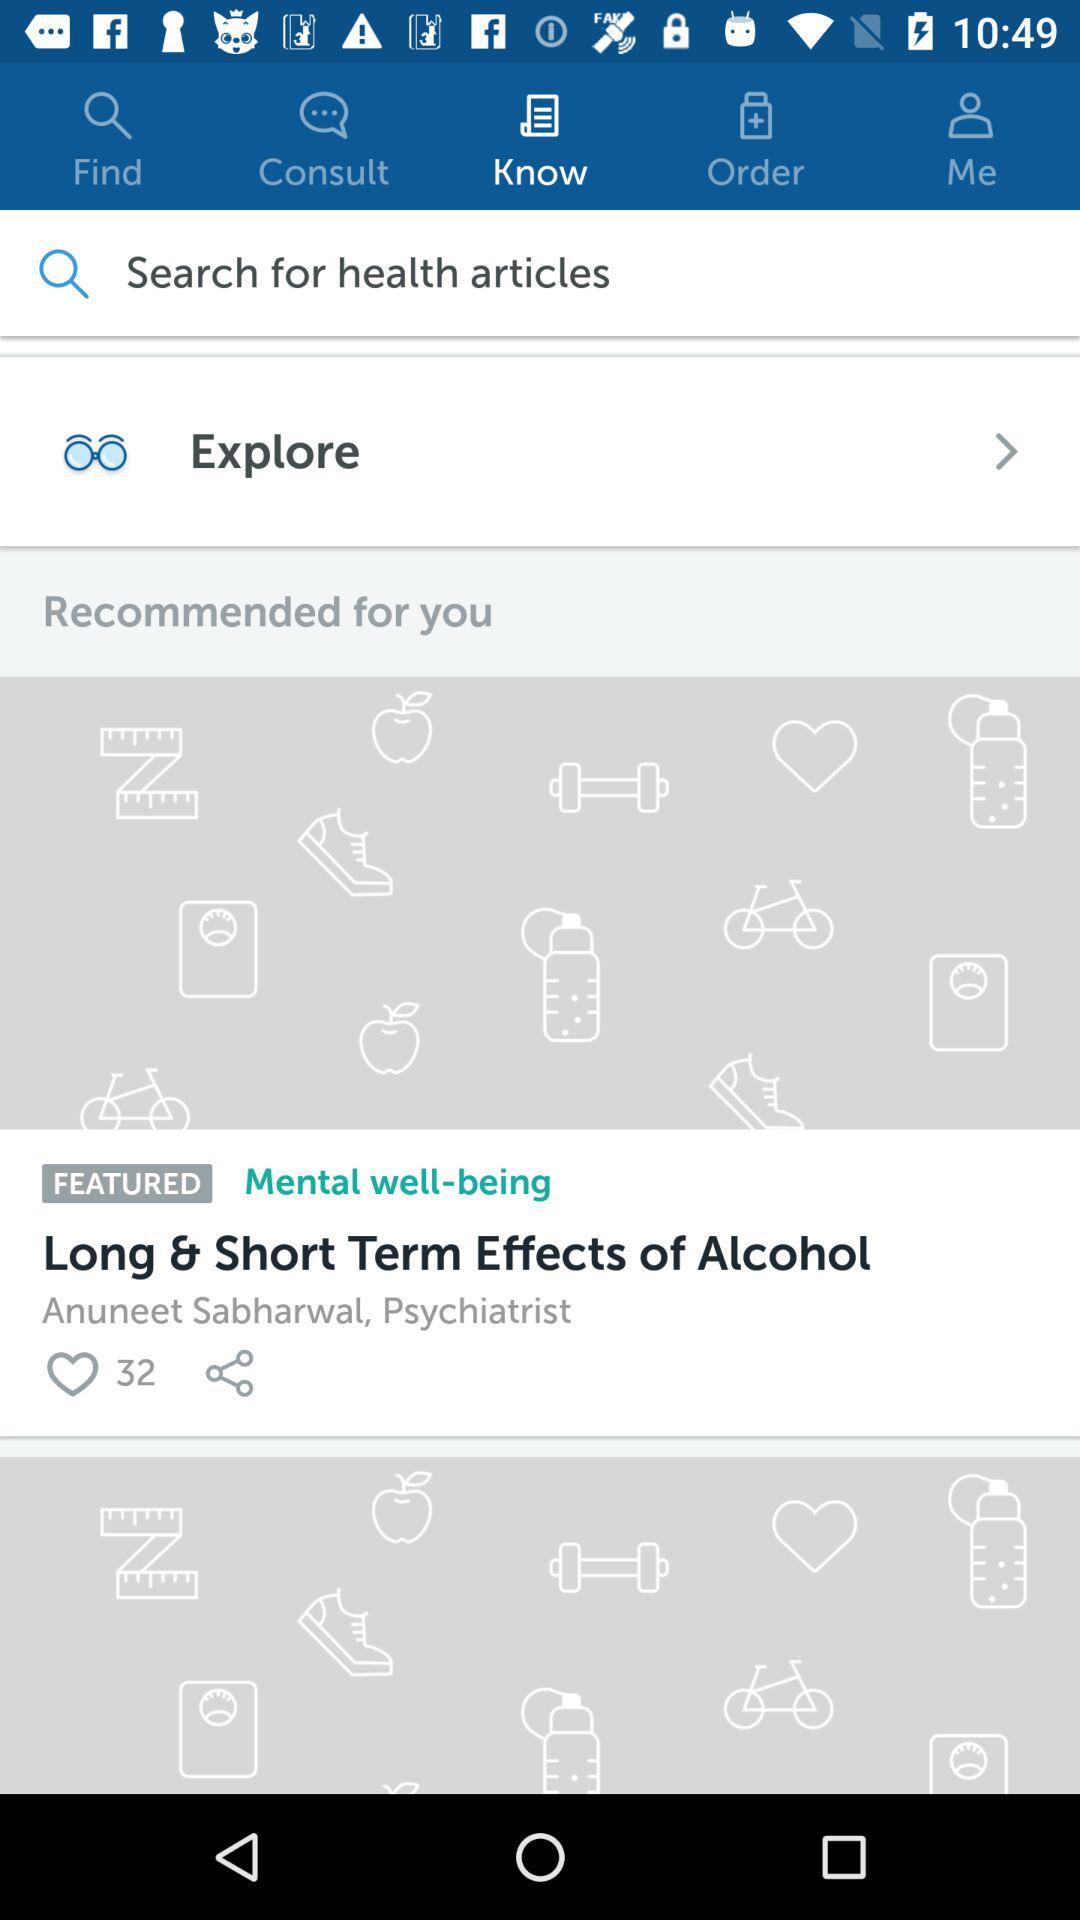 The height and width of the screenshot is (1920, 1080). I want to click on share article, so click(233, 1372).